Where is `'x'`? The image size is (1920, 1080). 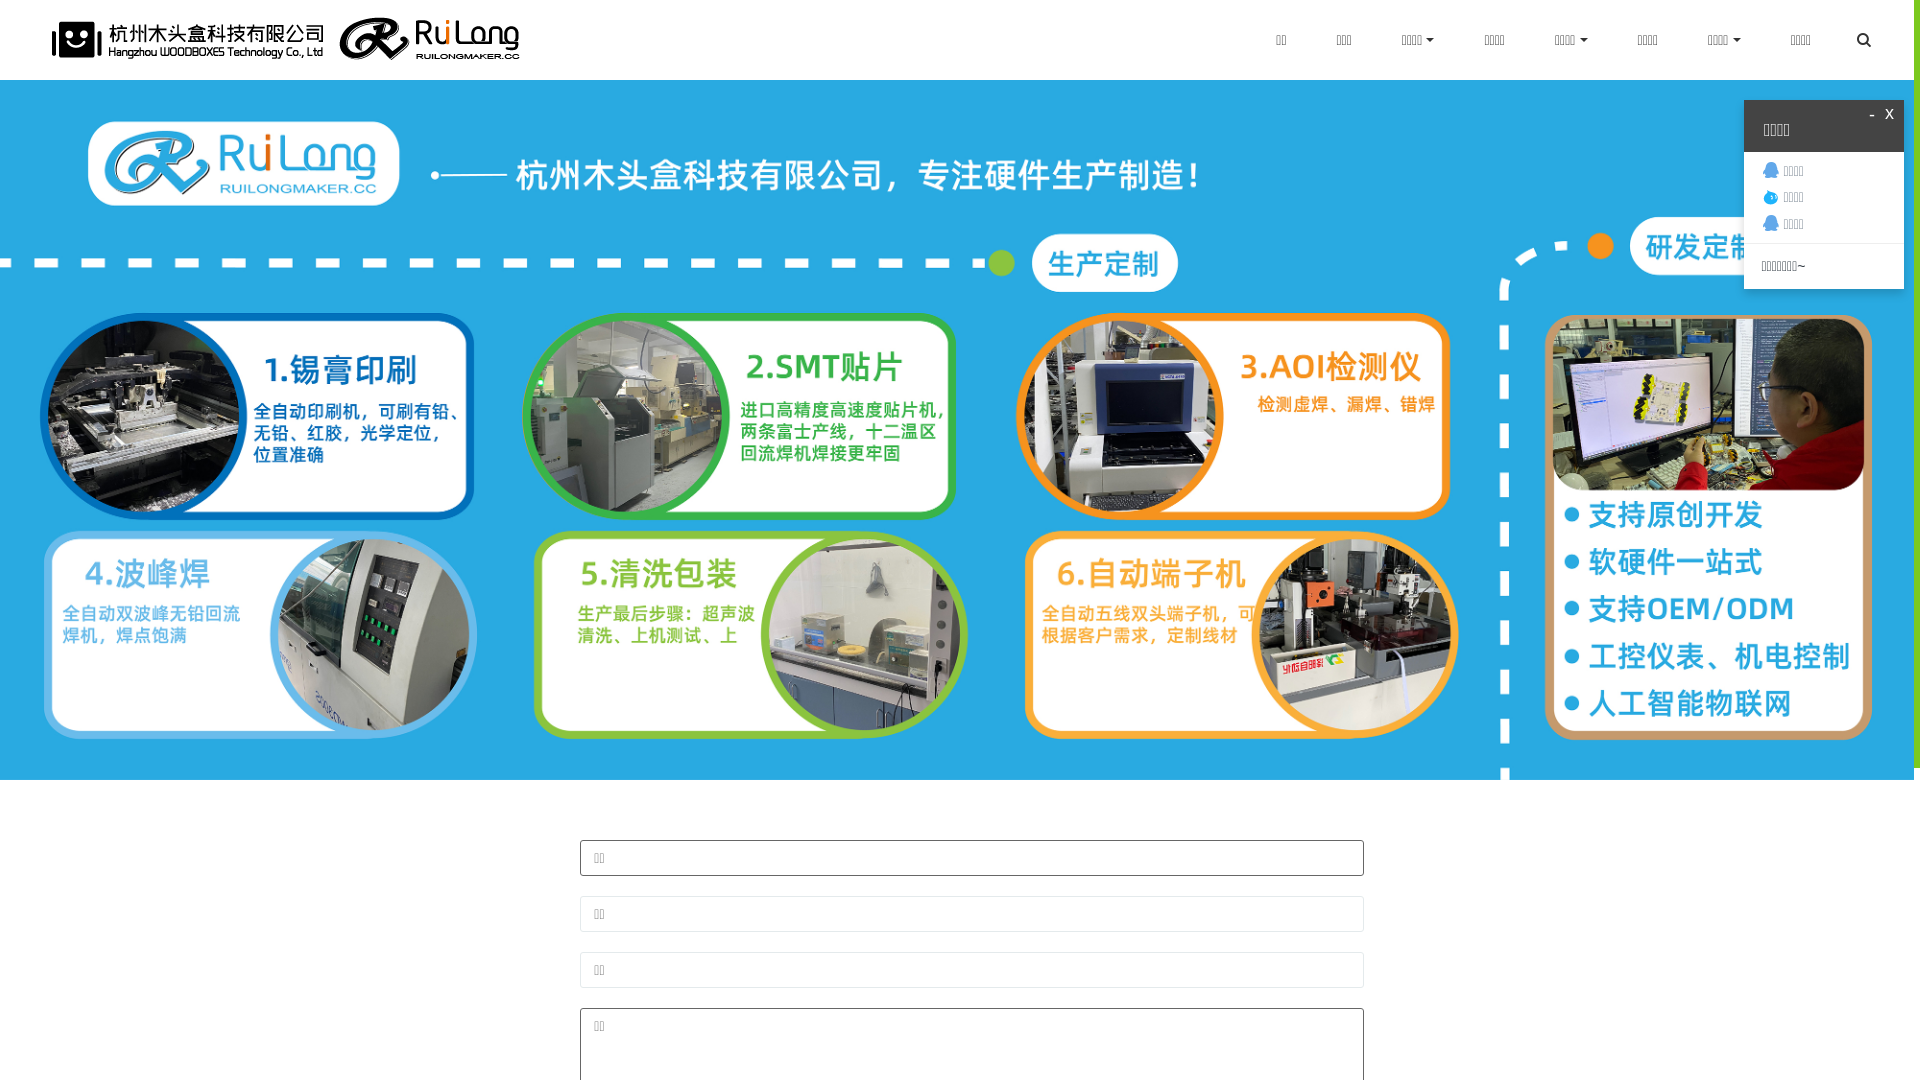 'x' is located at coordinates (1888, 114).